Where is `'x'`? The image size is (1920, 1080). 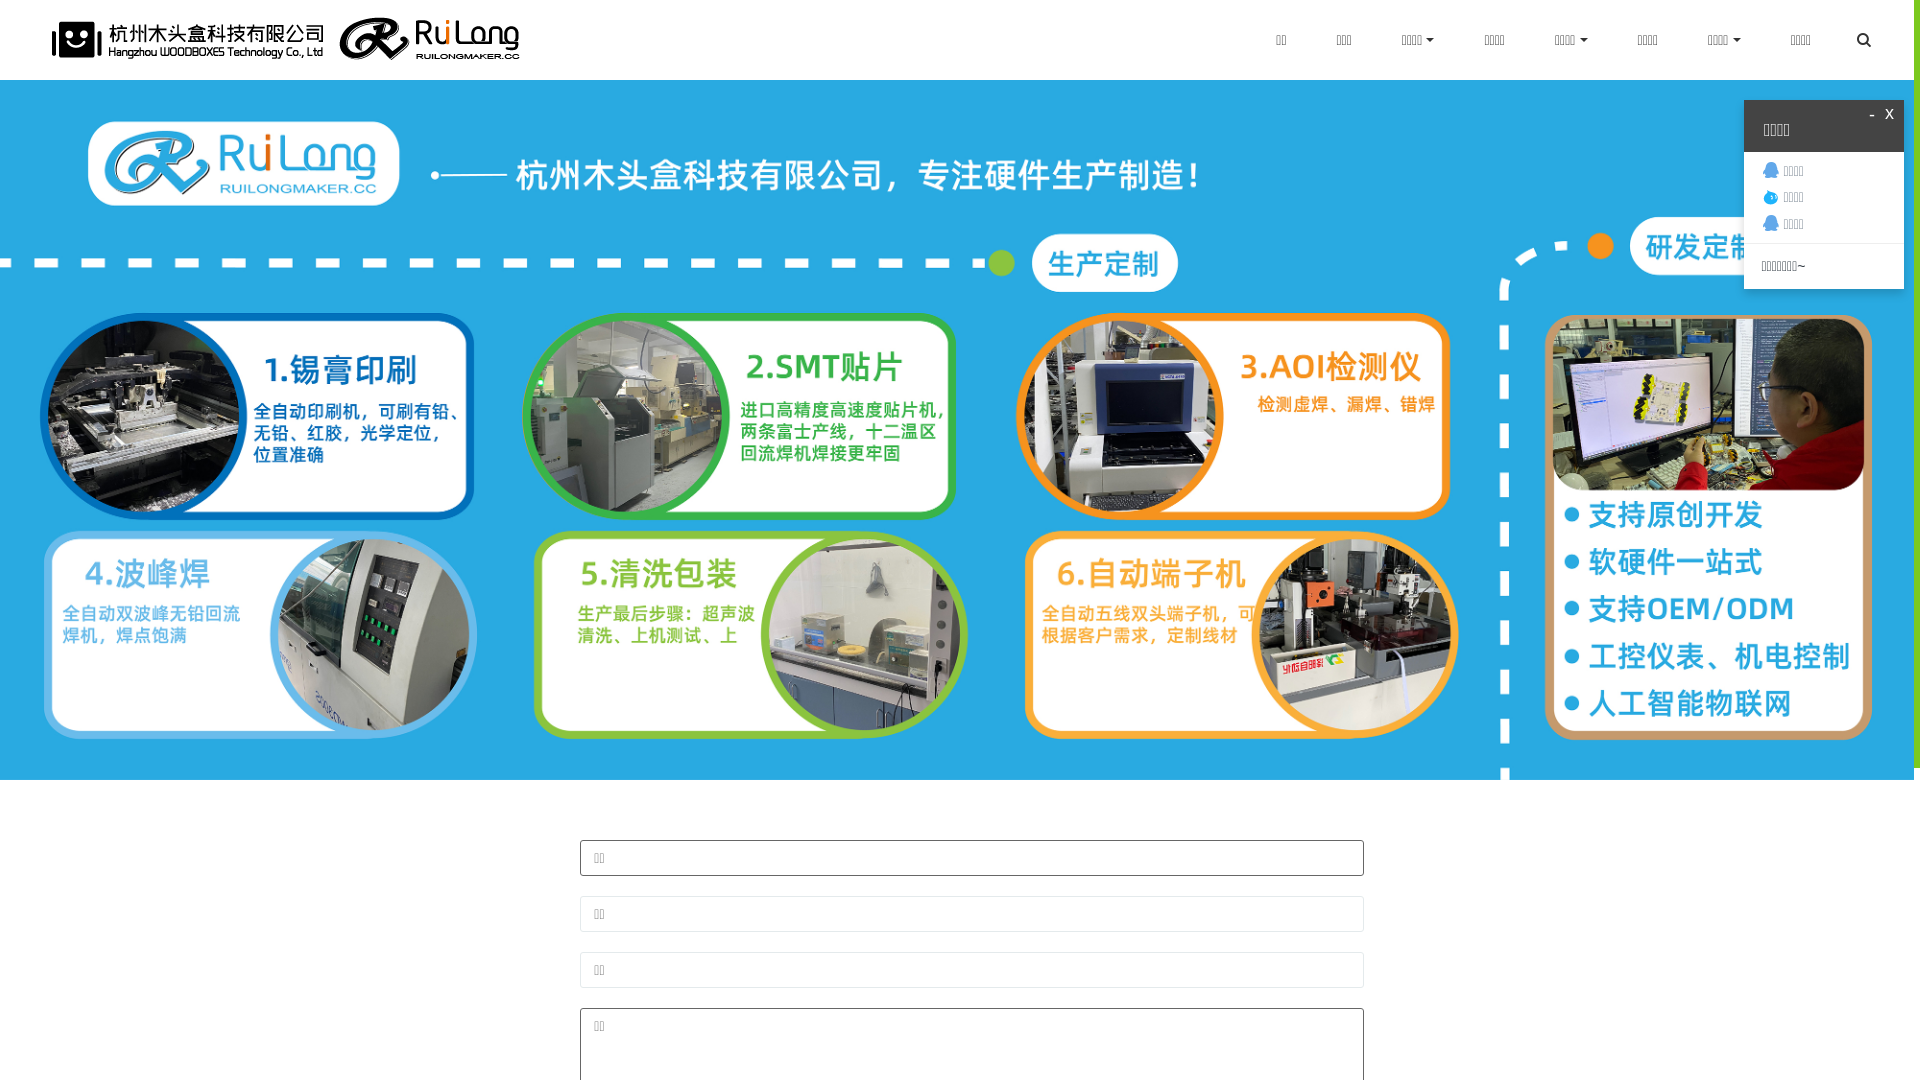 'x' is located at coordinates (1888, 114).